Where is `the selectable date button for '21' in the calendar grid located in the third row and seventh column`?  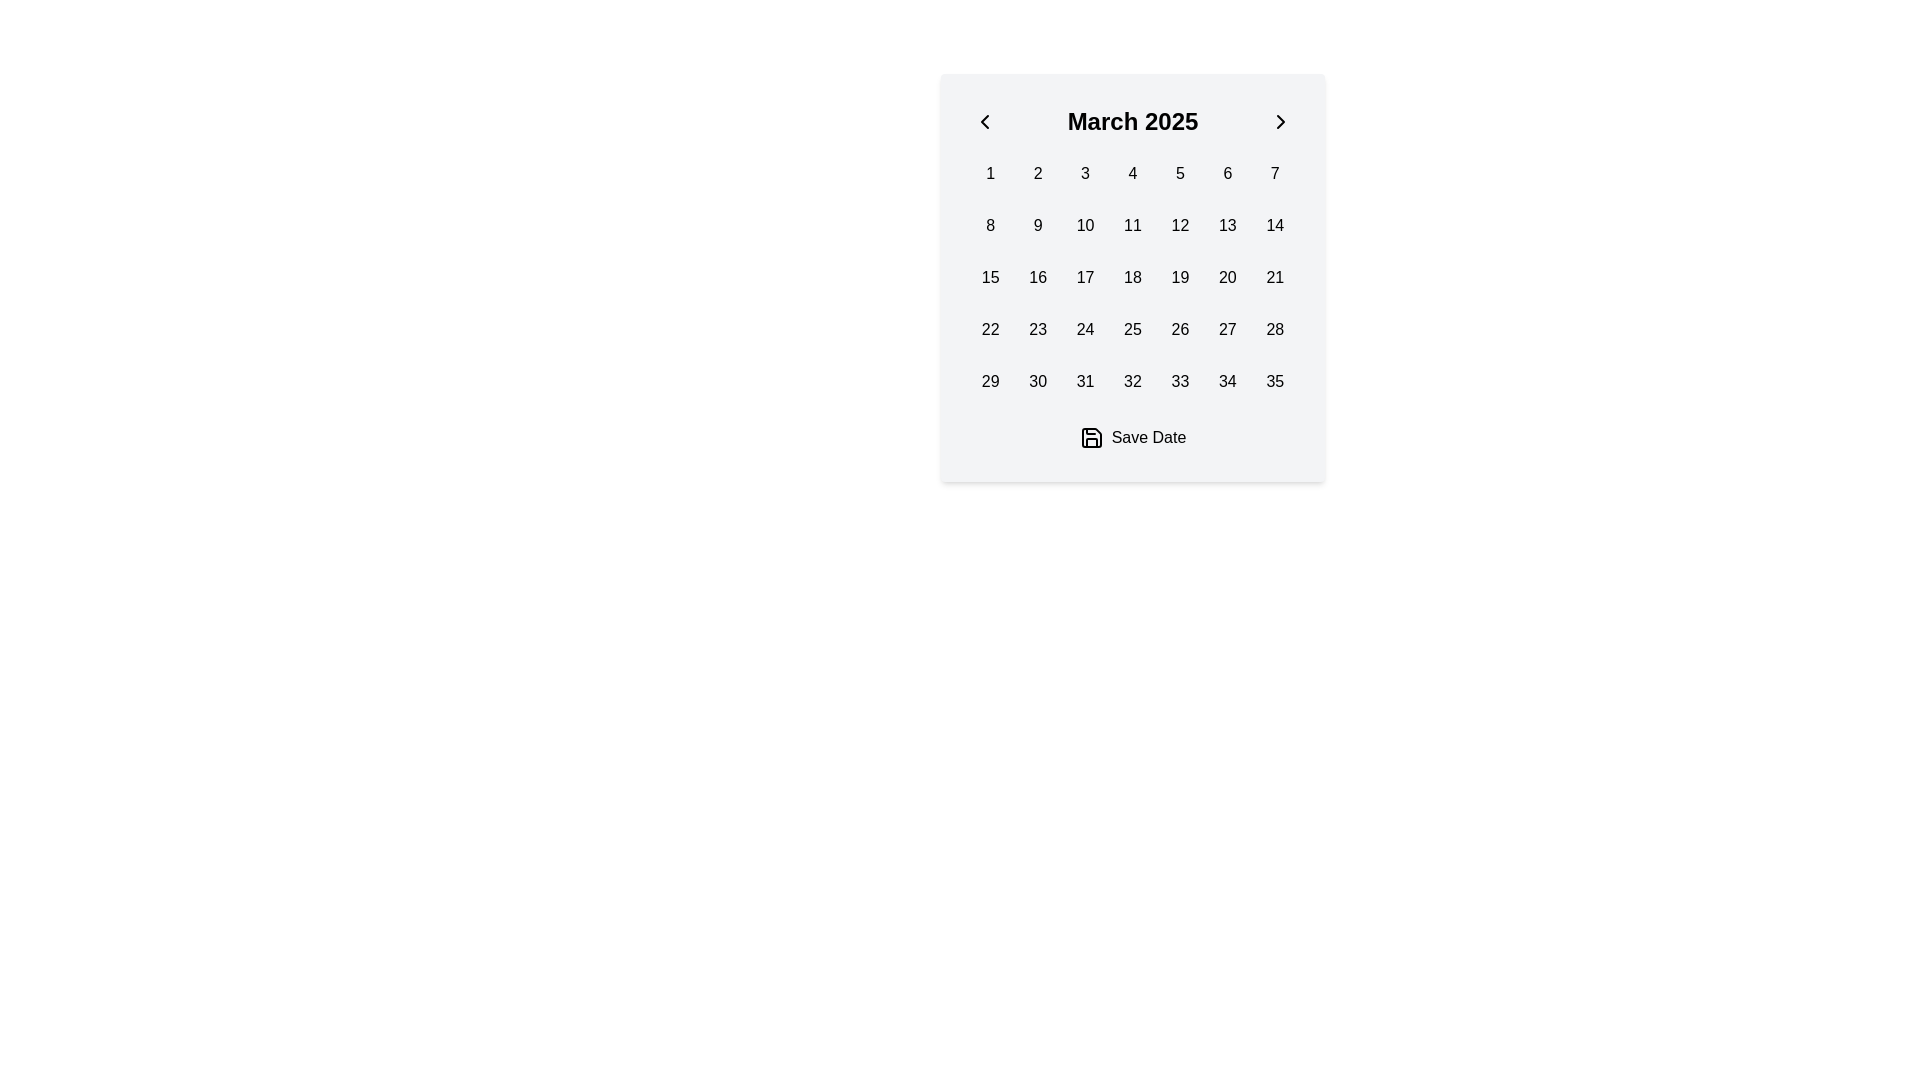 the selectable date button for '21' in the calendar grid located in the third row and seventh column is located at coordinates (1274, 277).